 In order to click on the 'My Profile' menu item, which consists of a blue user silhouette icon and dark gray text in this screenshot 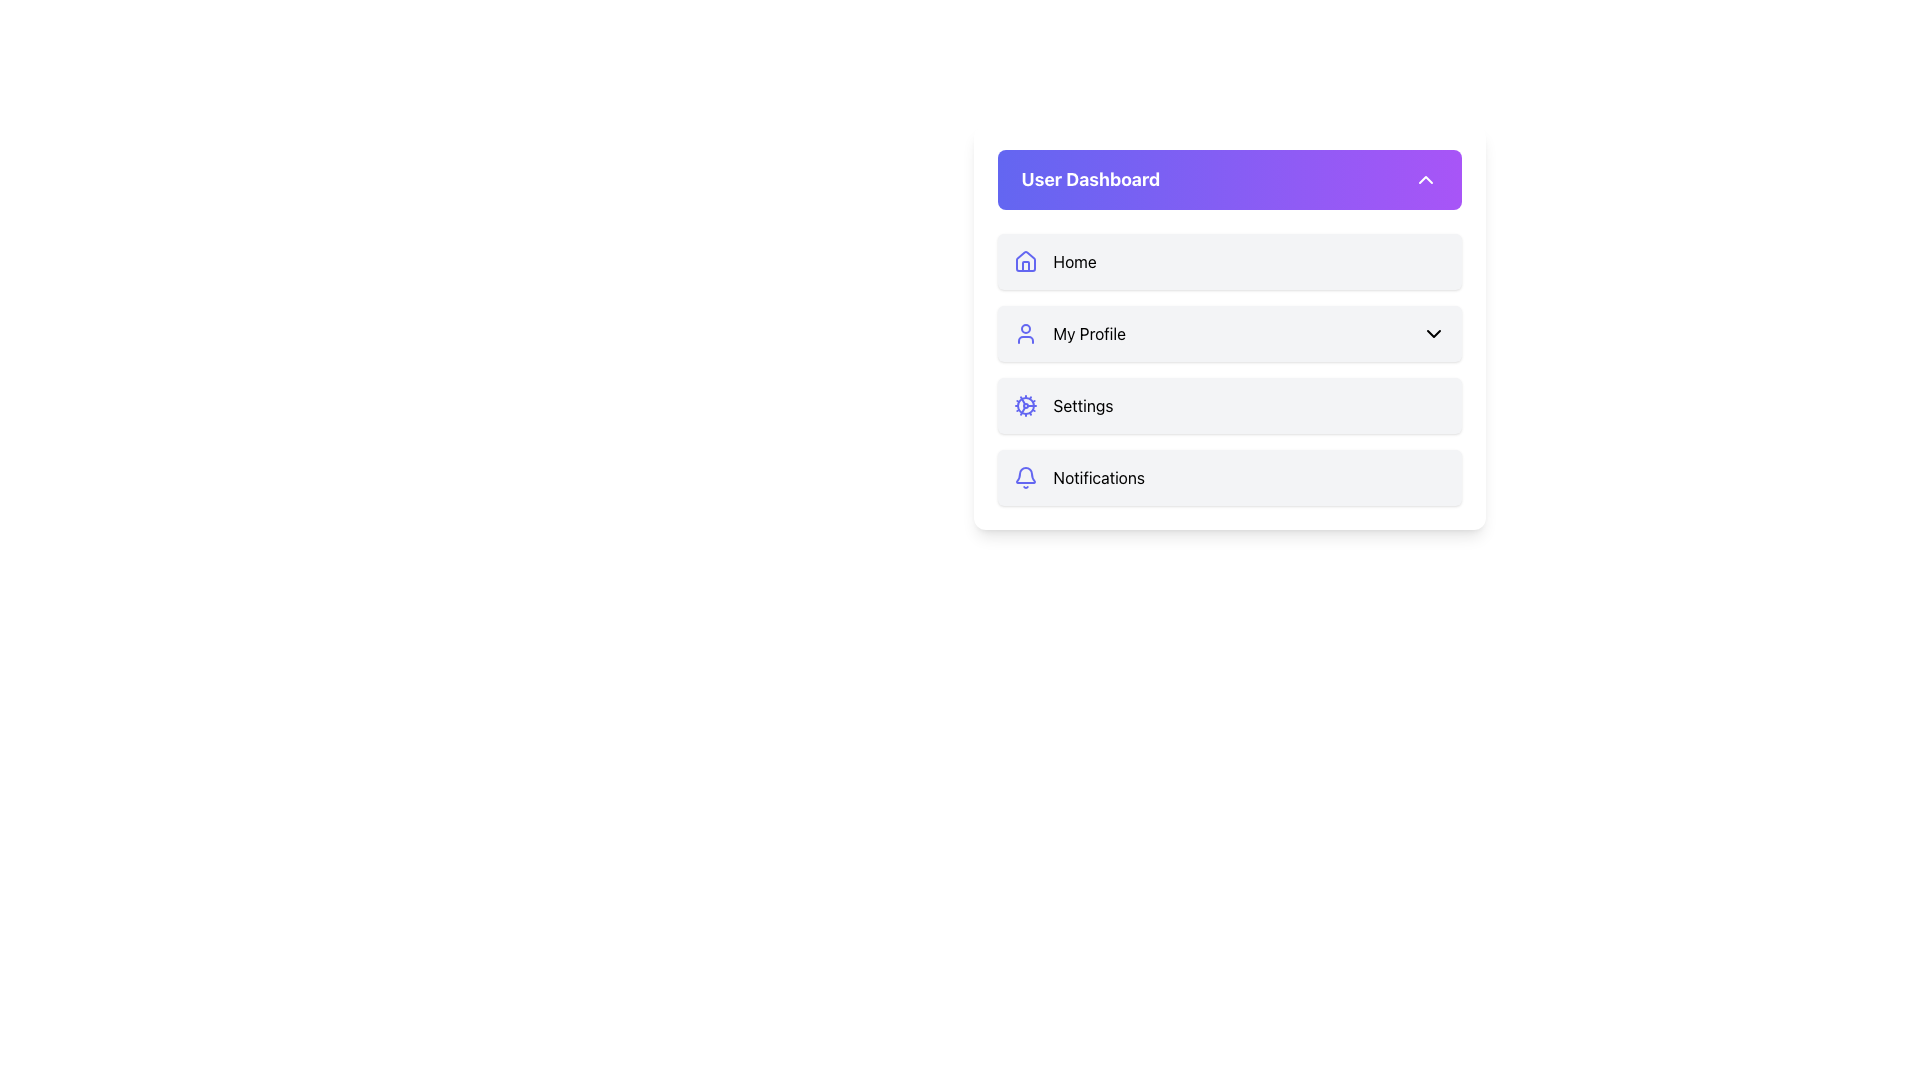, I will do `click(1068, 333)`.